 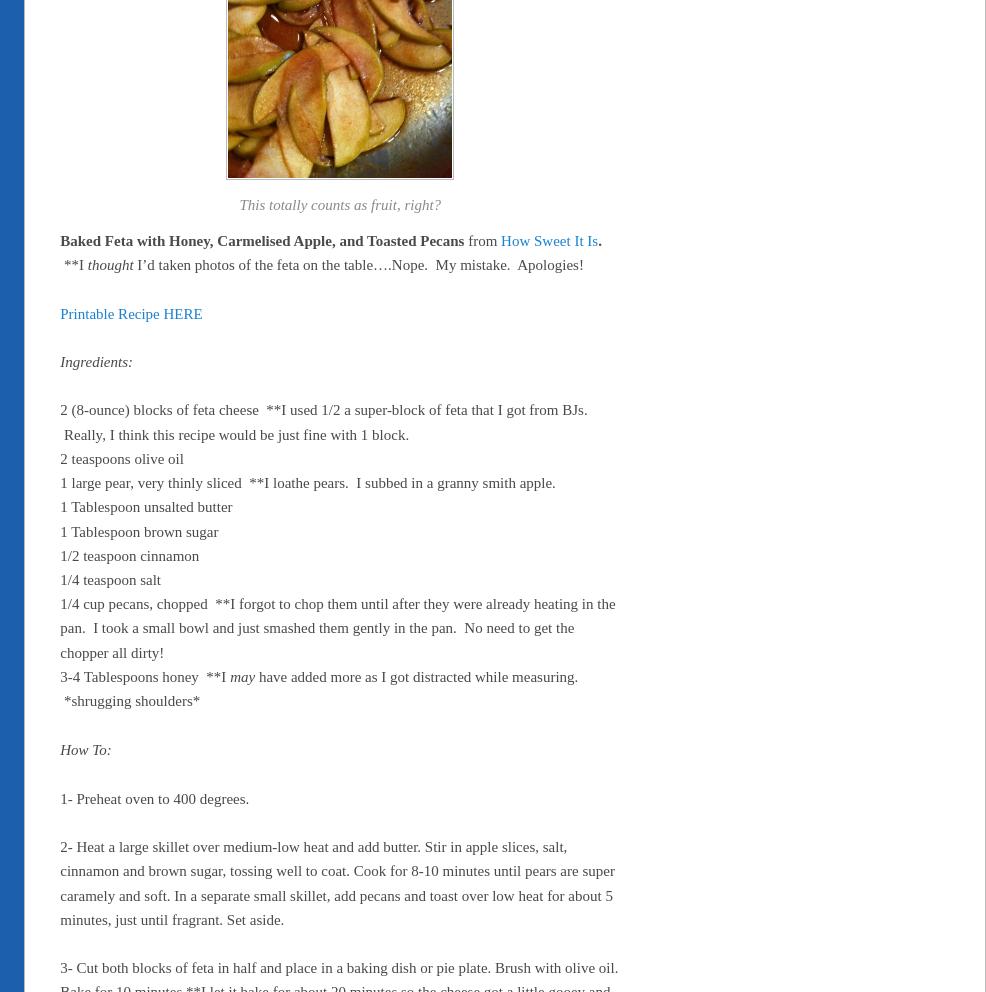 What do you see at coordinates (261, 239) in the screenshot?
I see `'Baked Feta with Honey, Carmelised Apple, and Toasted Pecans'` at bounding box center [261, 239].